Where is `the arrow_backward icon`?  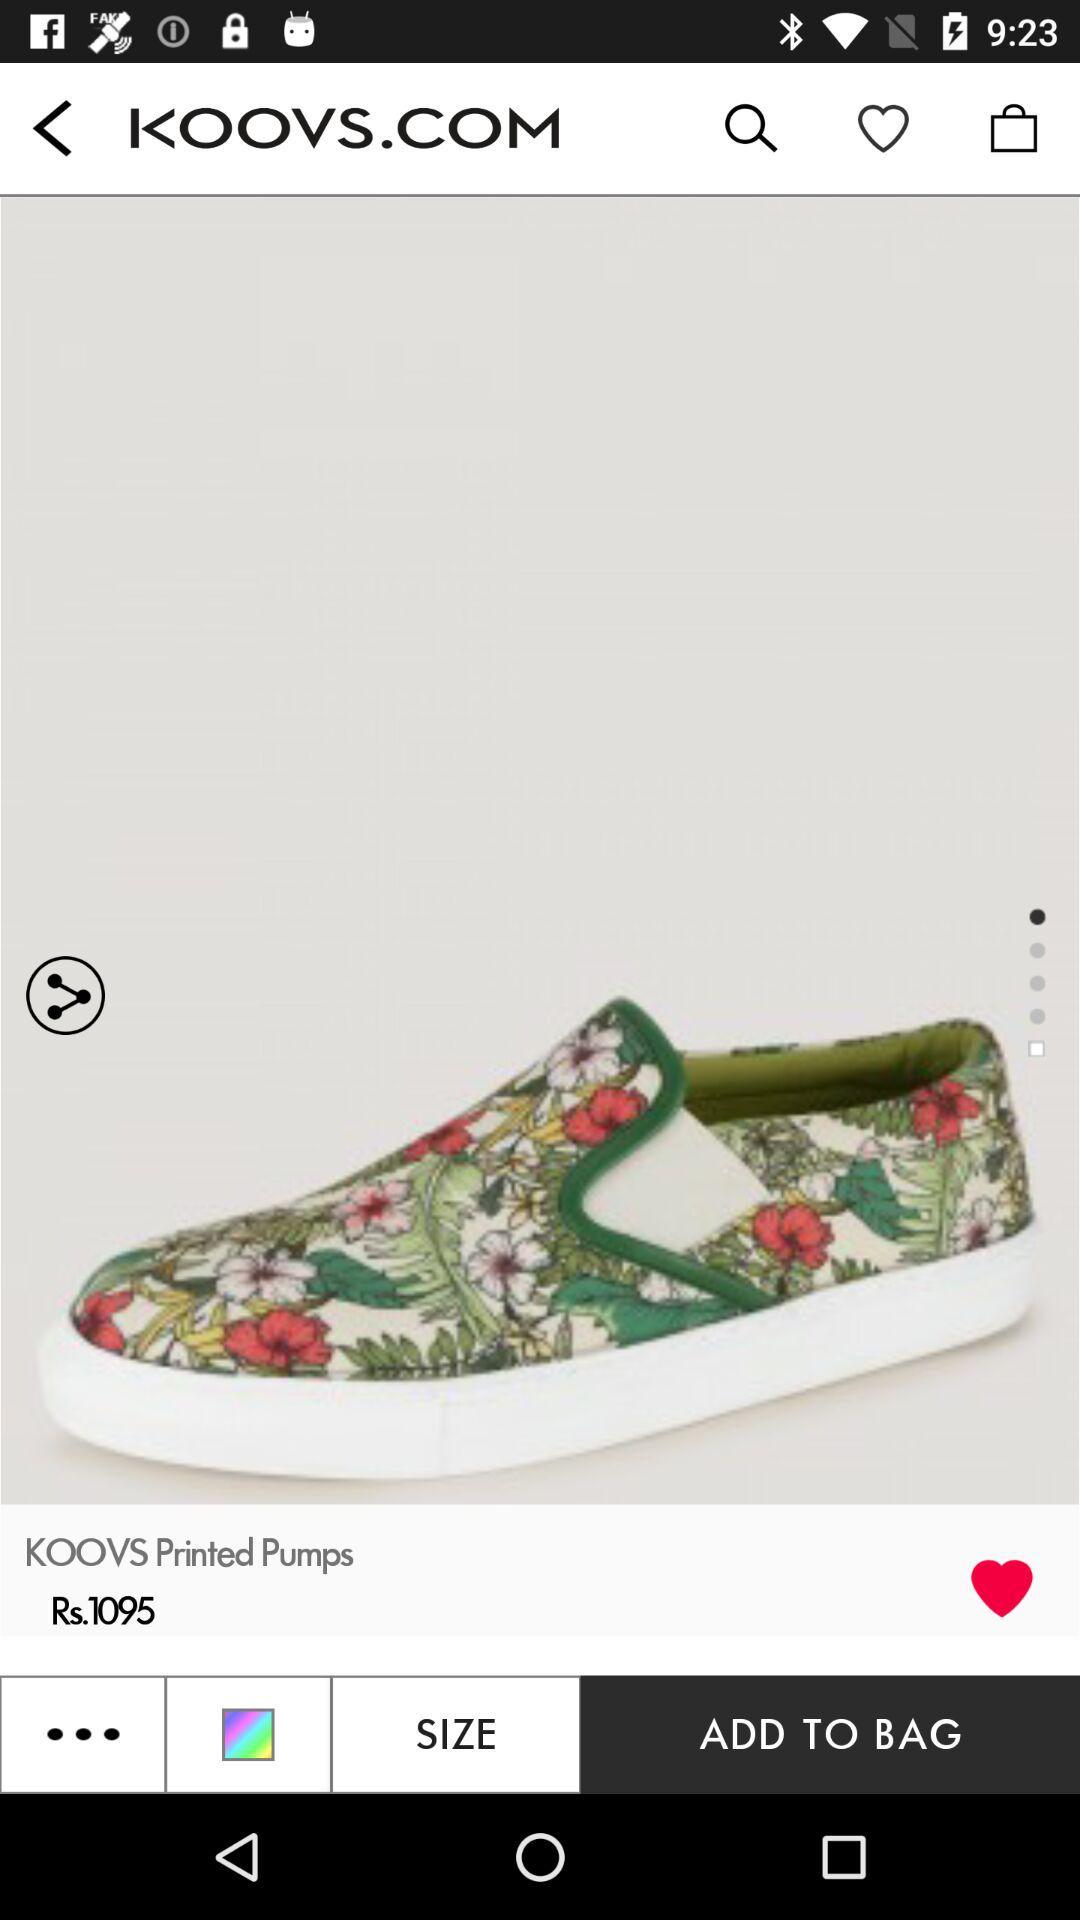
the arrow_backward icon is located at coordinates (51, 127).